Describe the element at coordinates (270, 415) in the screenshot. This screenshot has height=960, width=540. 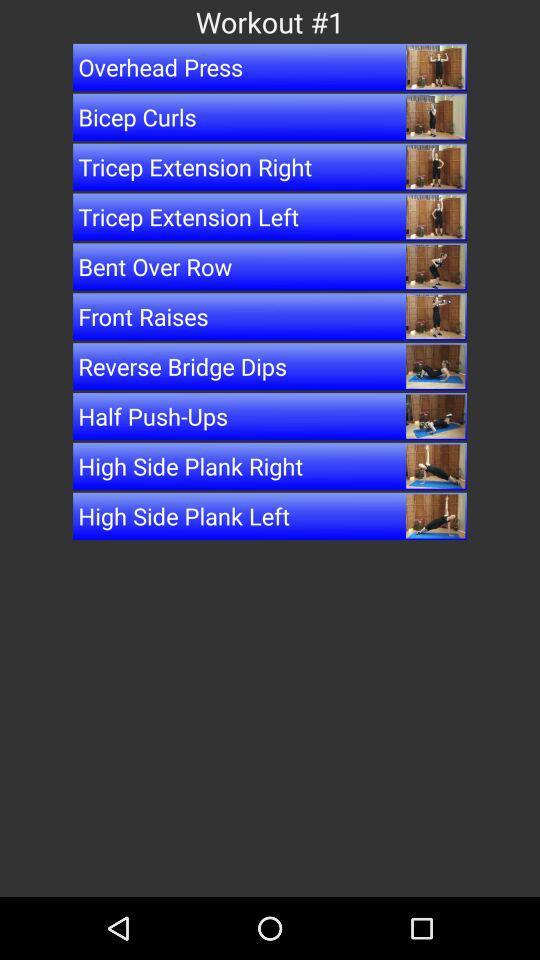
I see `the item above the high side plank icon` at that location.